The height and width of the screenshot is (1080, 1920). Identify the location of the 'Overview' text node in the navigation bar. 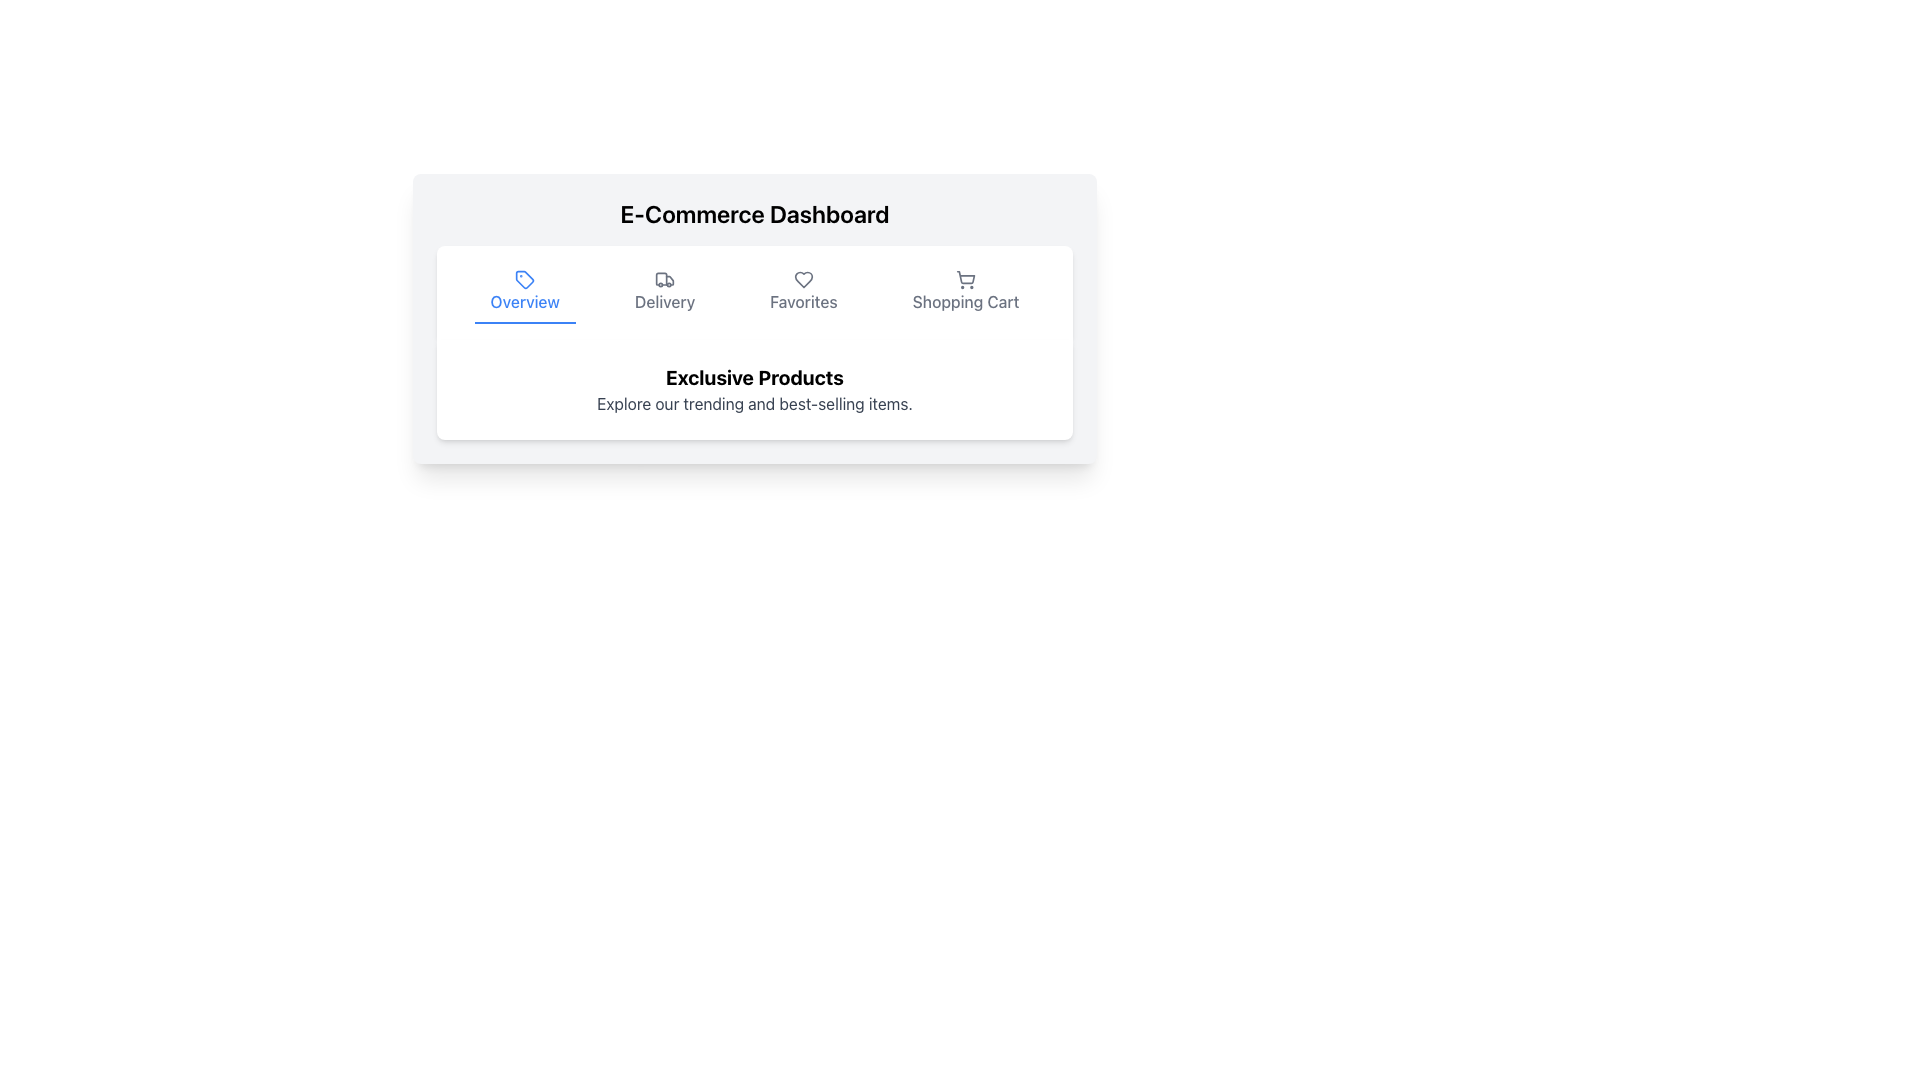
(525, 301).